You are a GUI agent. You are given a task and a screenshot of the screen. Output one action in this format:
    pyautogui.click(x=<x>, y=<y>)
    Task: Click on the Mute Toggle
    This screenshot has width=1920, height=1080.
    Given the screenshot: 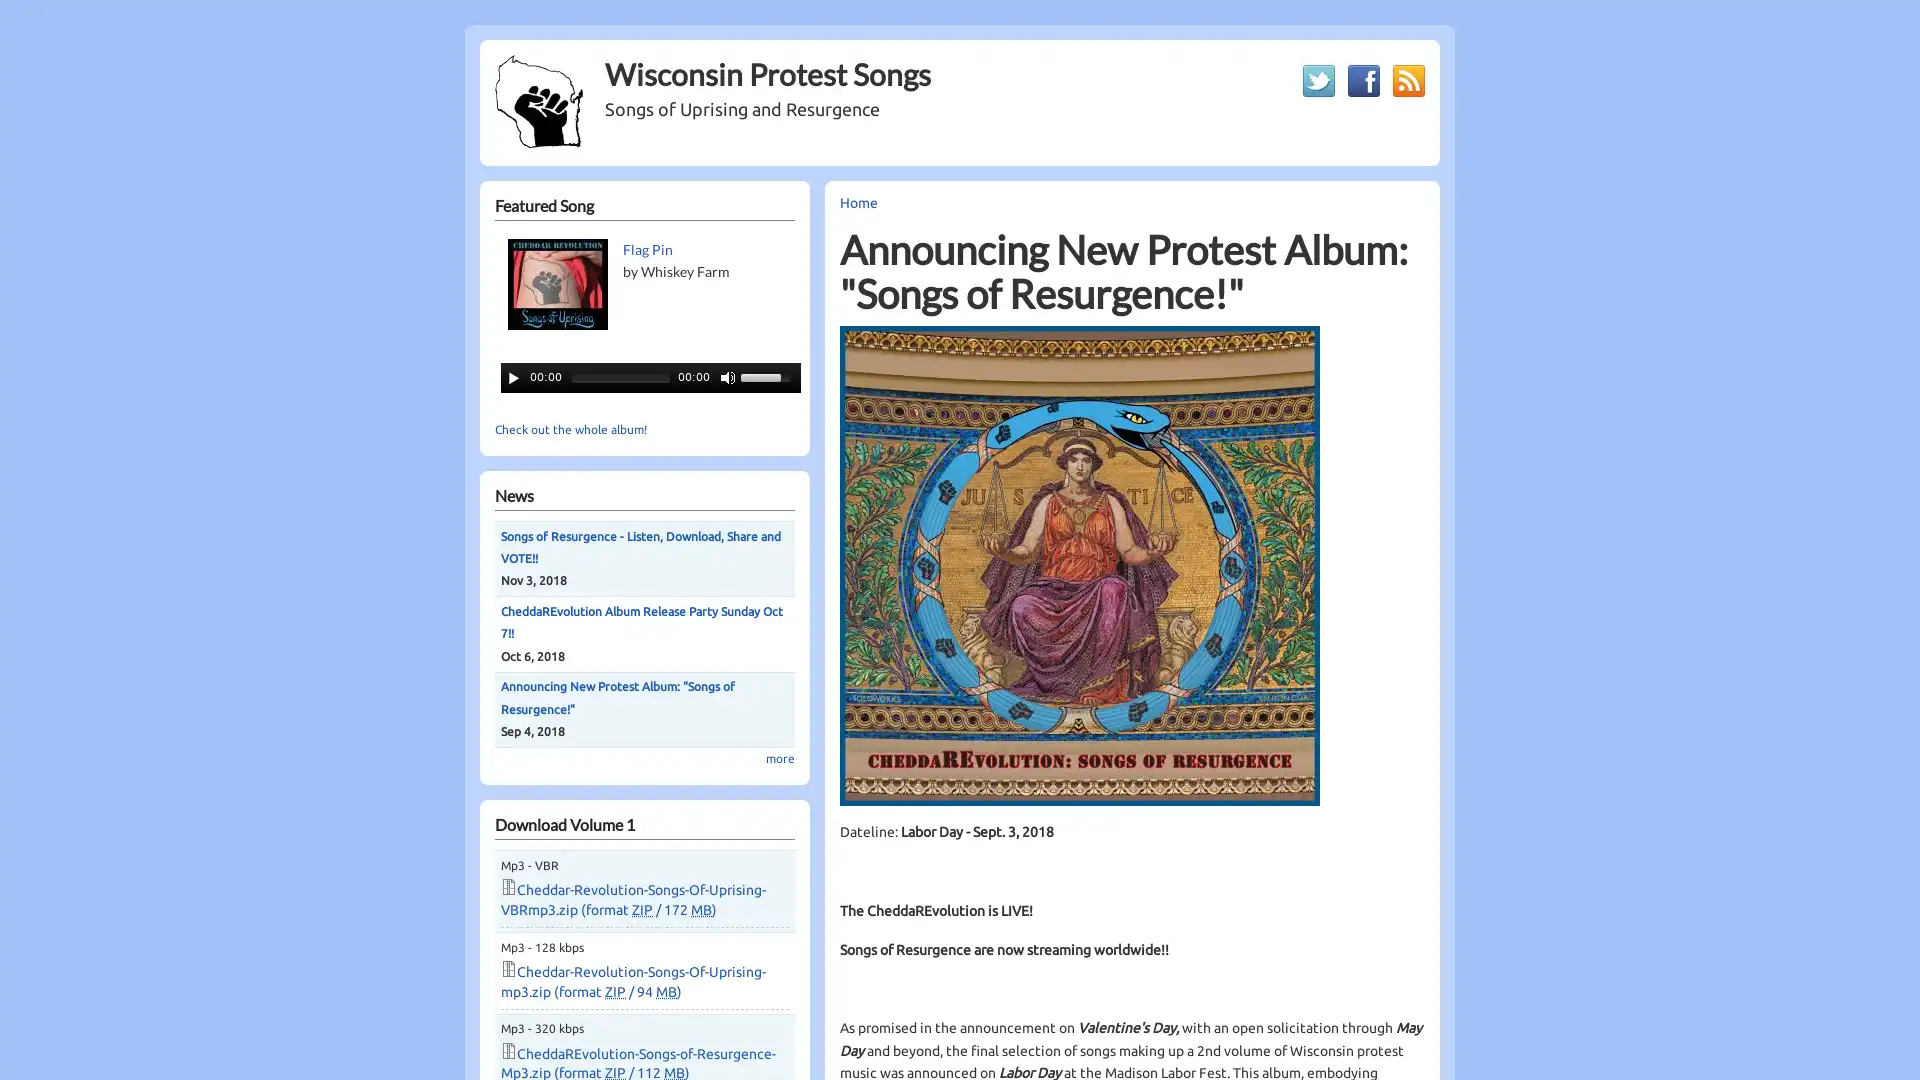 What is the action you would take?
    pyautogui.click(x=727, y=377)
    